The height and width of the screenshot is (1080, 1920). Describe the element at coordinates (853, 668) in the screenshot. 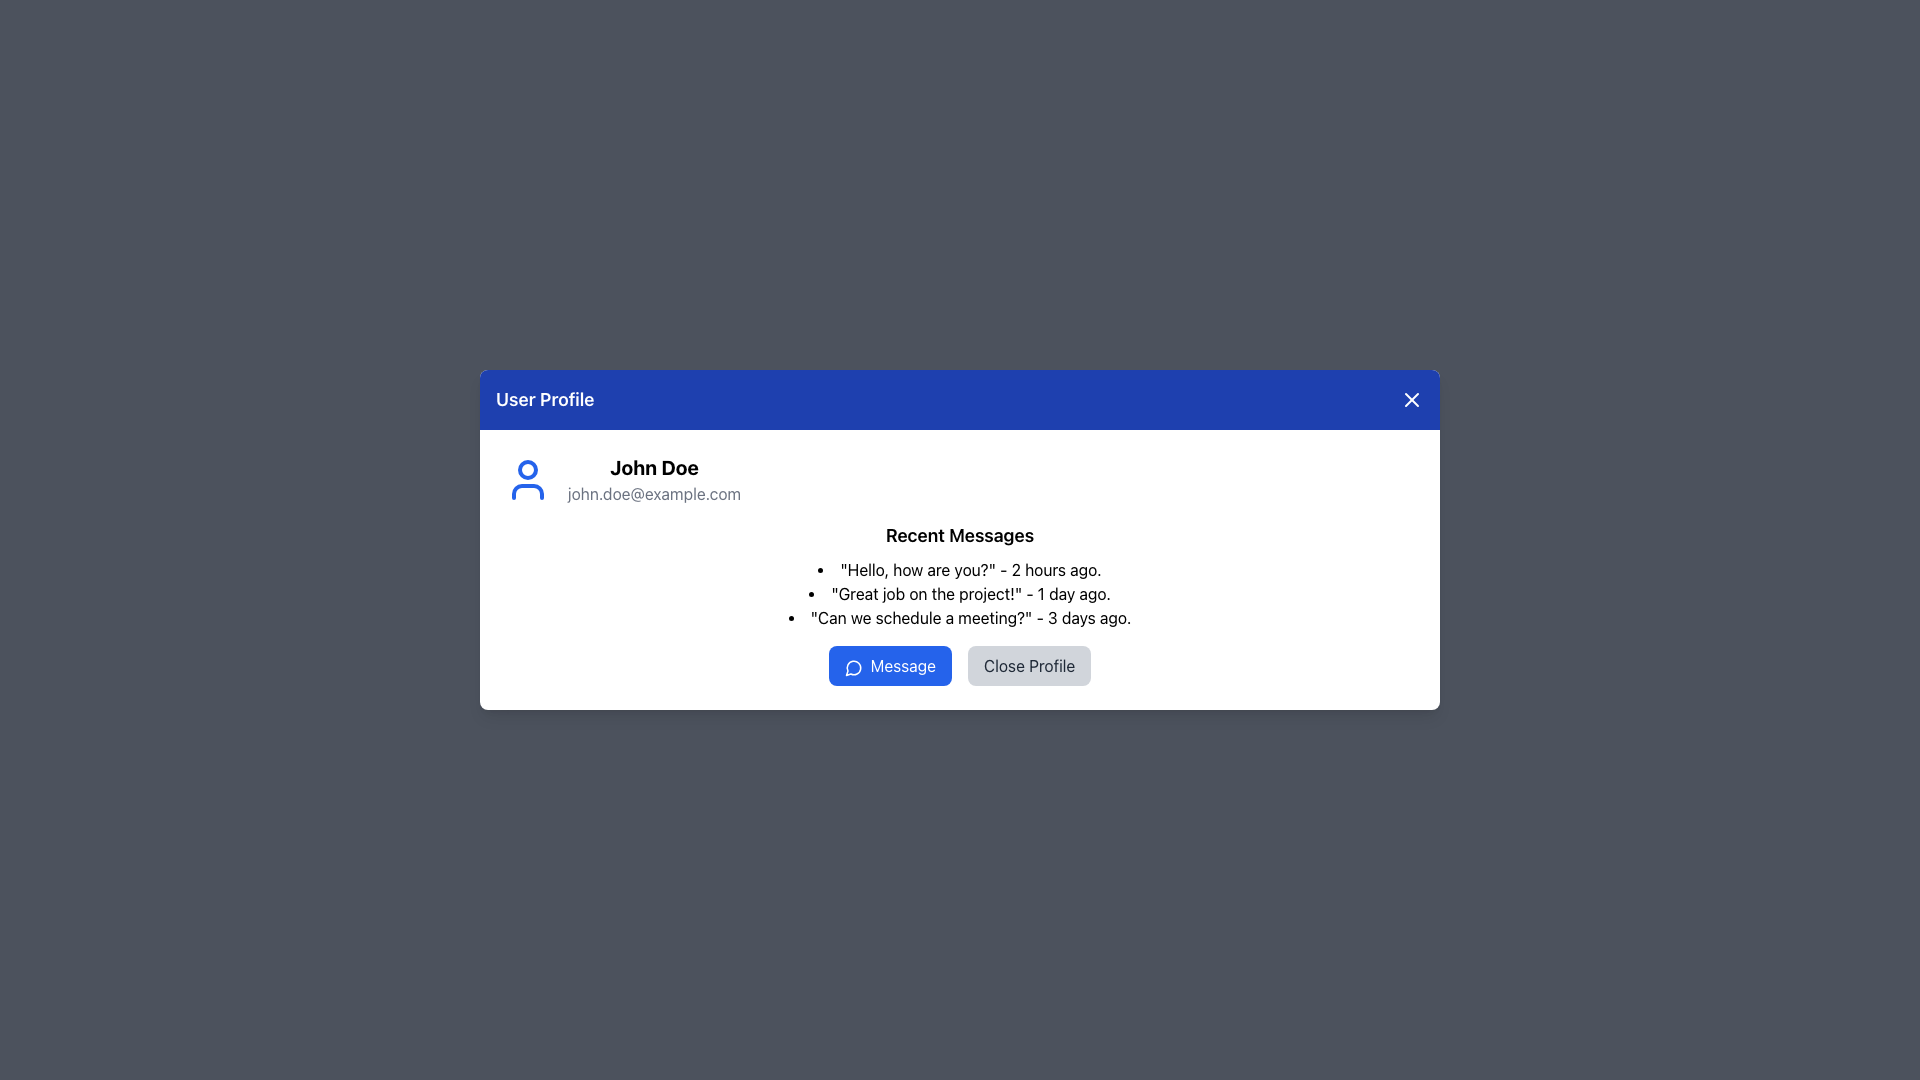

I see `the speech bubble icon, which is a thin black outlined circle with a tail, located within the dialog box to the left of the 'Message' button` at that location.